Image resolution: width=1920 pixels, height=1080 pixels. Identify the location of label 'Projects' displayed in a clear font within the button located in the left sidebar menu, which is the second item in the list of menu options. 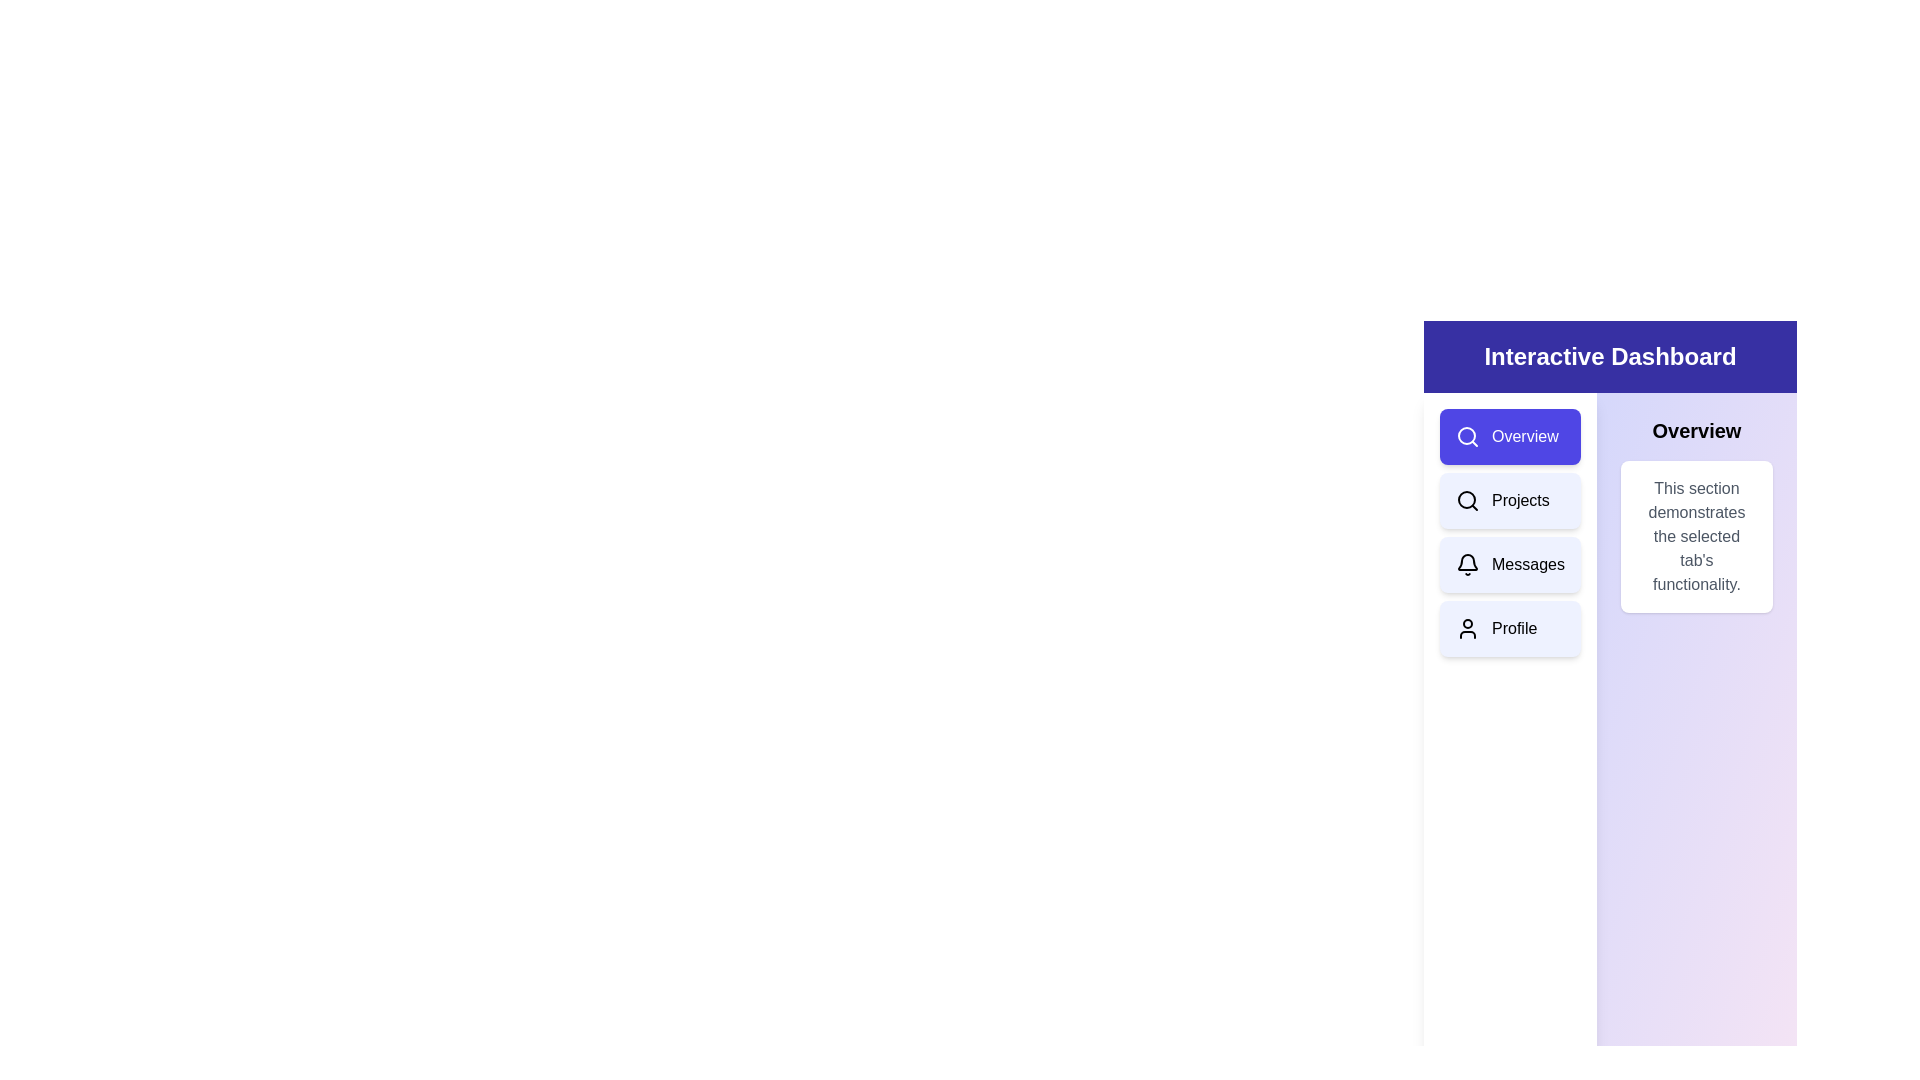
(1520, 500).